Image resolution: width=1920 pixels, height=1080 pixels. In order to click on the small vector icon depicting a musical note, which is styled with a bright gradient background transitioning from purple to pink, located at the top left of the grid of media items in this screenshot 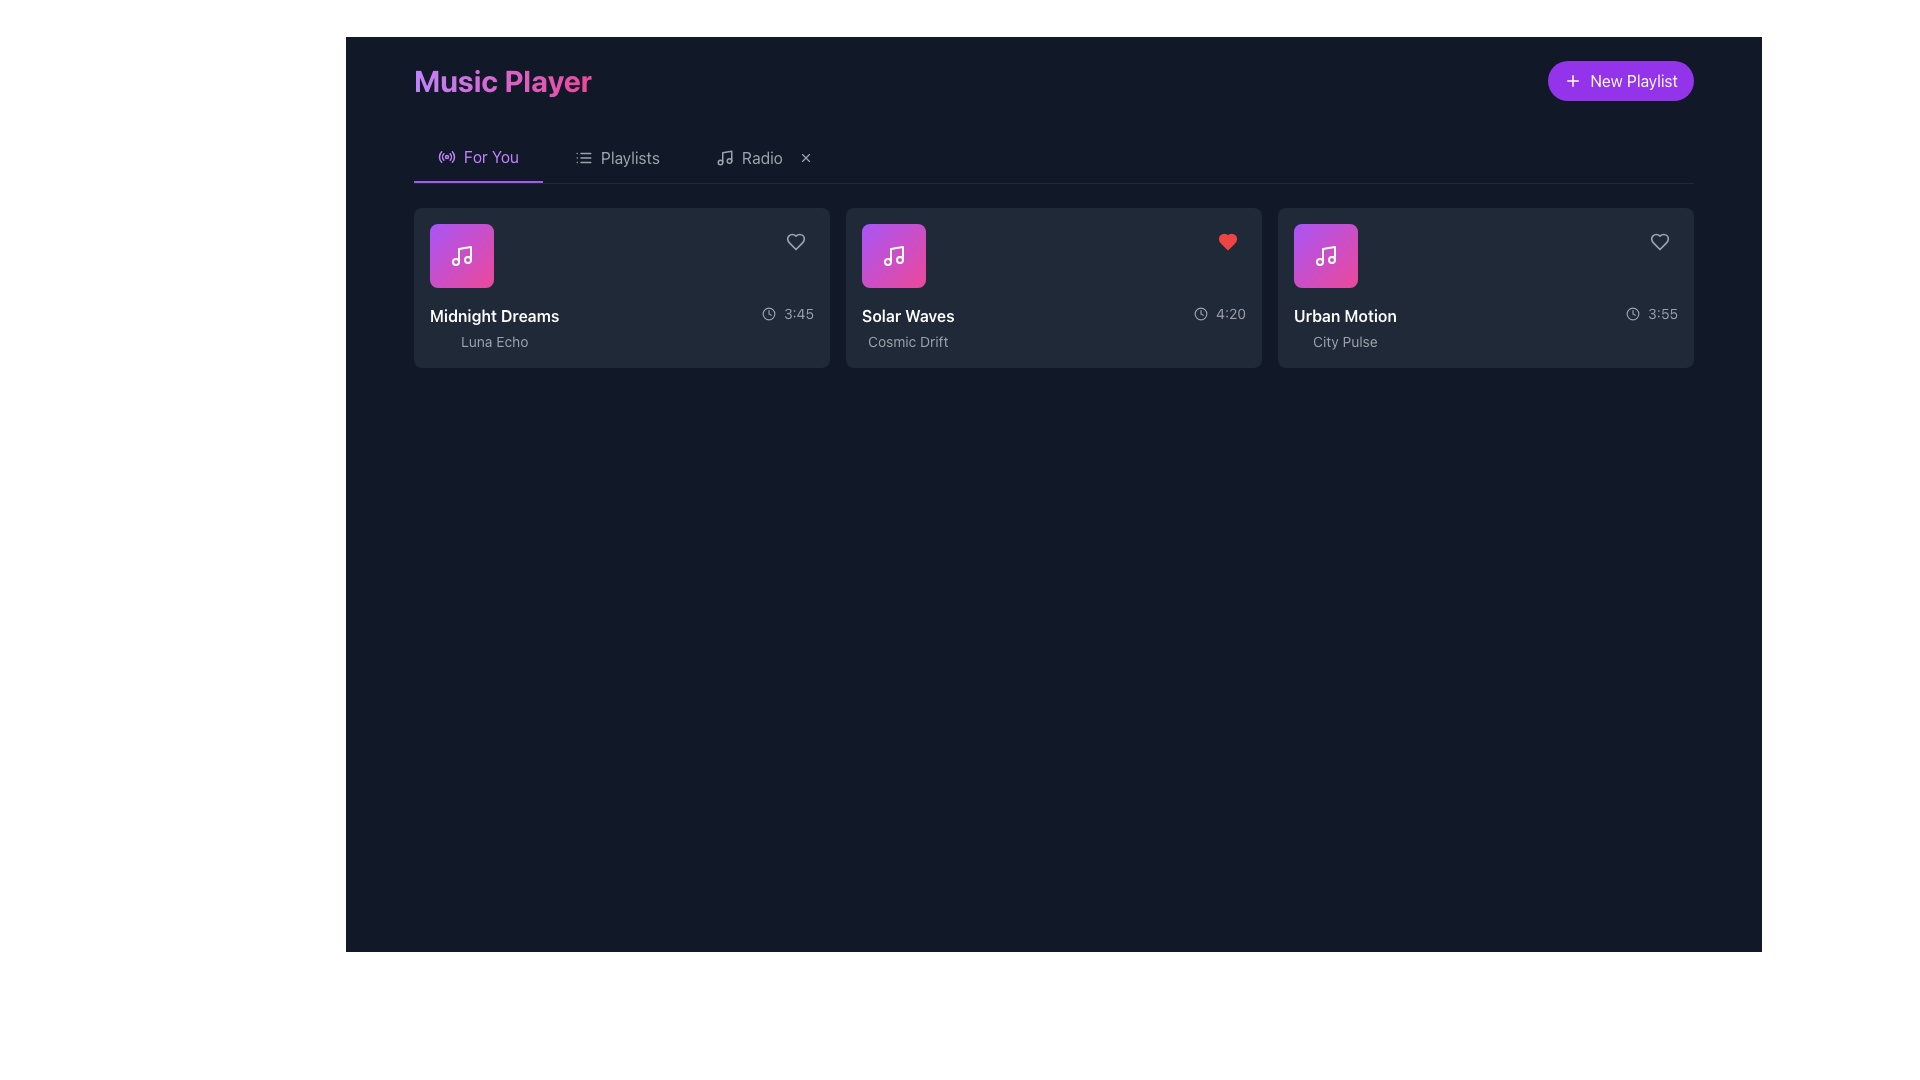, I will do `click(460, 254)`.